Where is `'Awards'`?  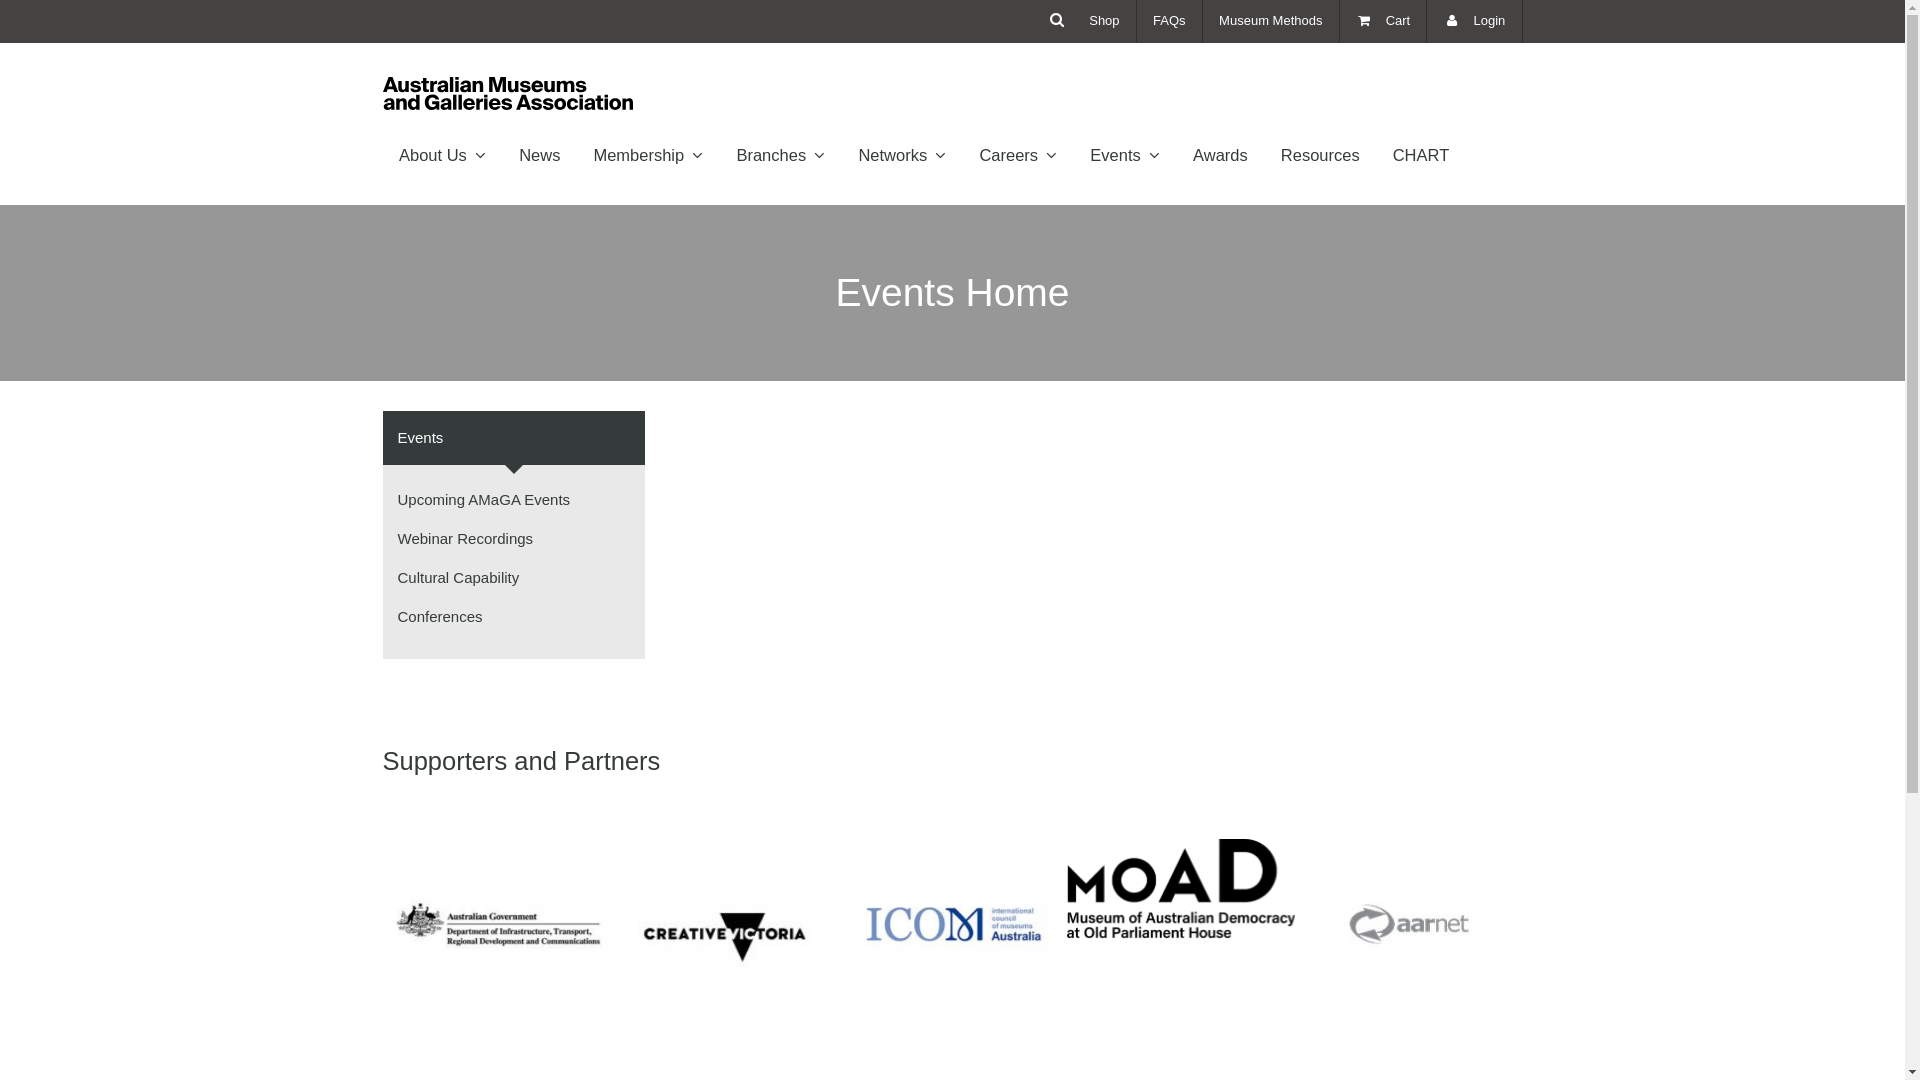
'Awards' is located at coordinates (1176, 153).